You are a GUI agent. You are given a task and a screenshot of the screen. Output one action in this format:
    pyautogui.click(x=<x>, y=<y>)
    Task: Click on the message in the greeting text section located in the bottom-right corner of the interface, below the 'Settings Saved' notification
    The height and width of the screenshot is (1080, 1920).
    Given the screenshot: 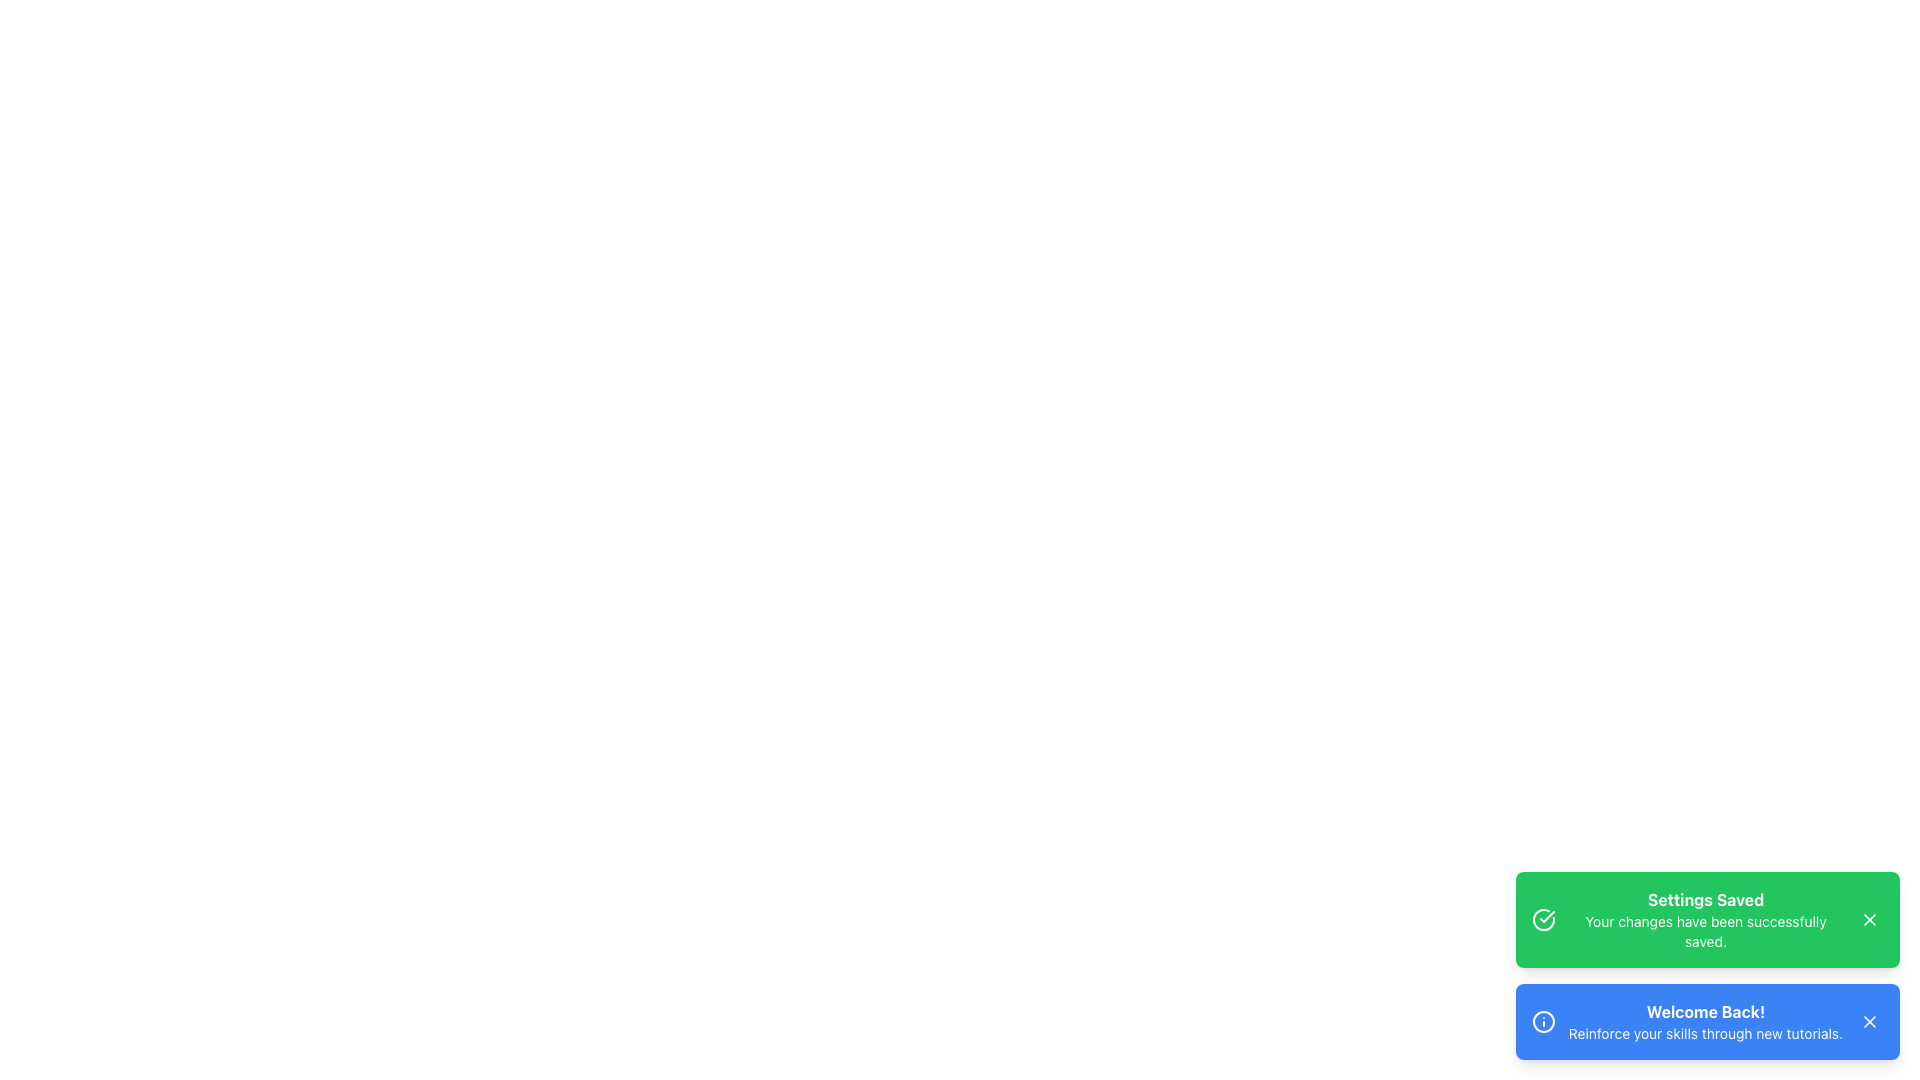 What is the action you would take?
    pyautogui.click(x=1704, y=1022)
    